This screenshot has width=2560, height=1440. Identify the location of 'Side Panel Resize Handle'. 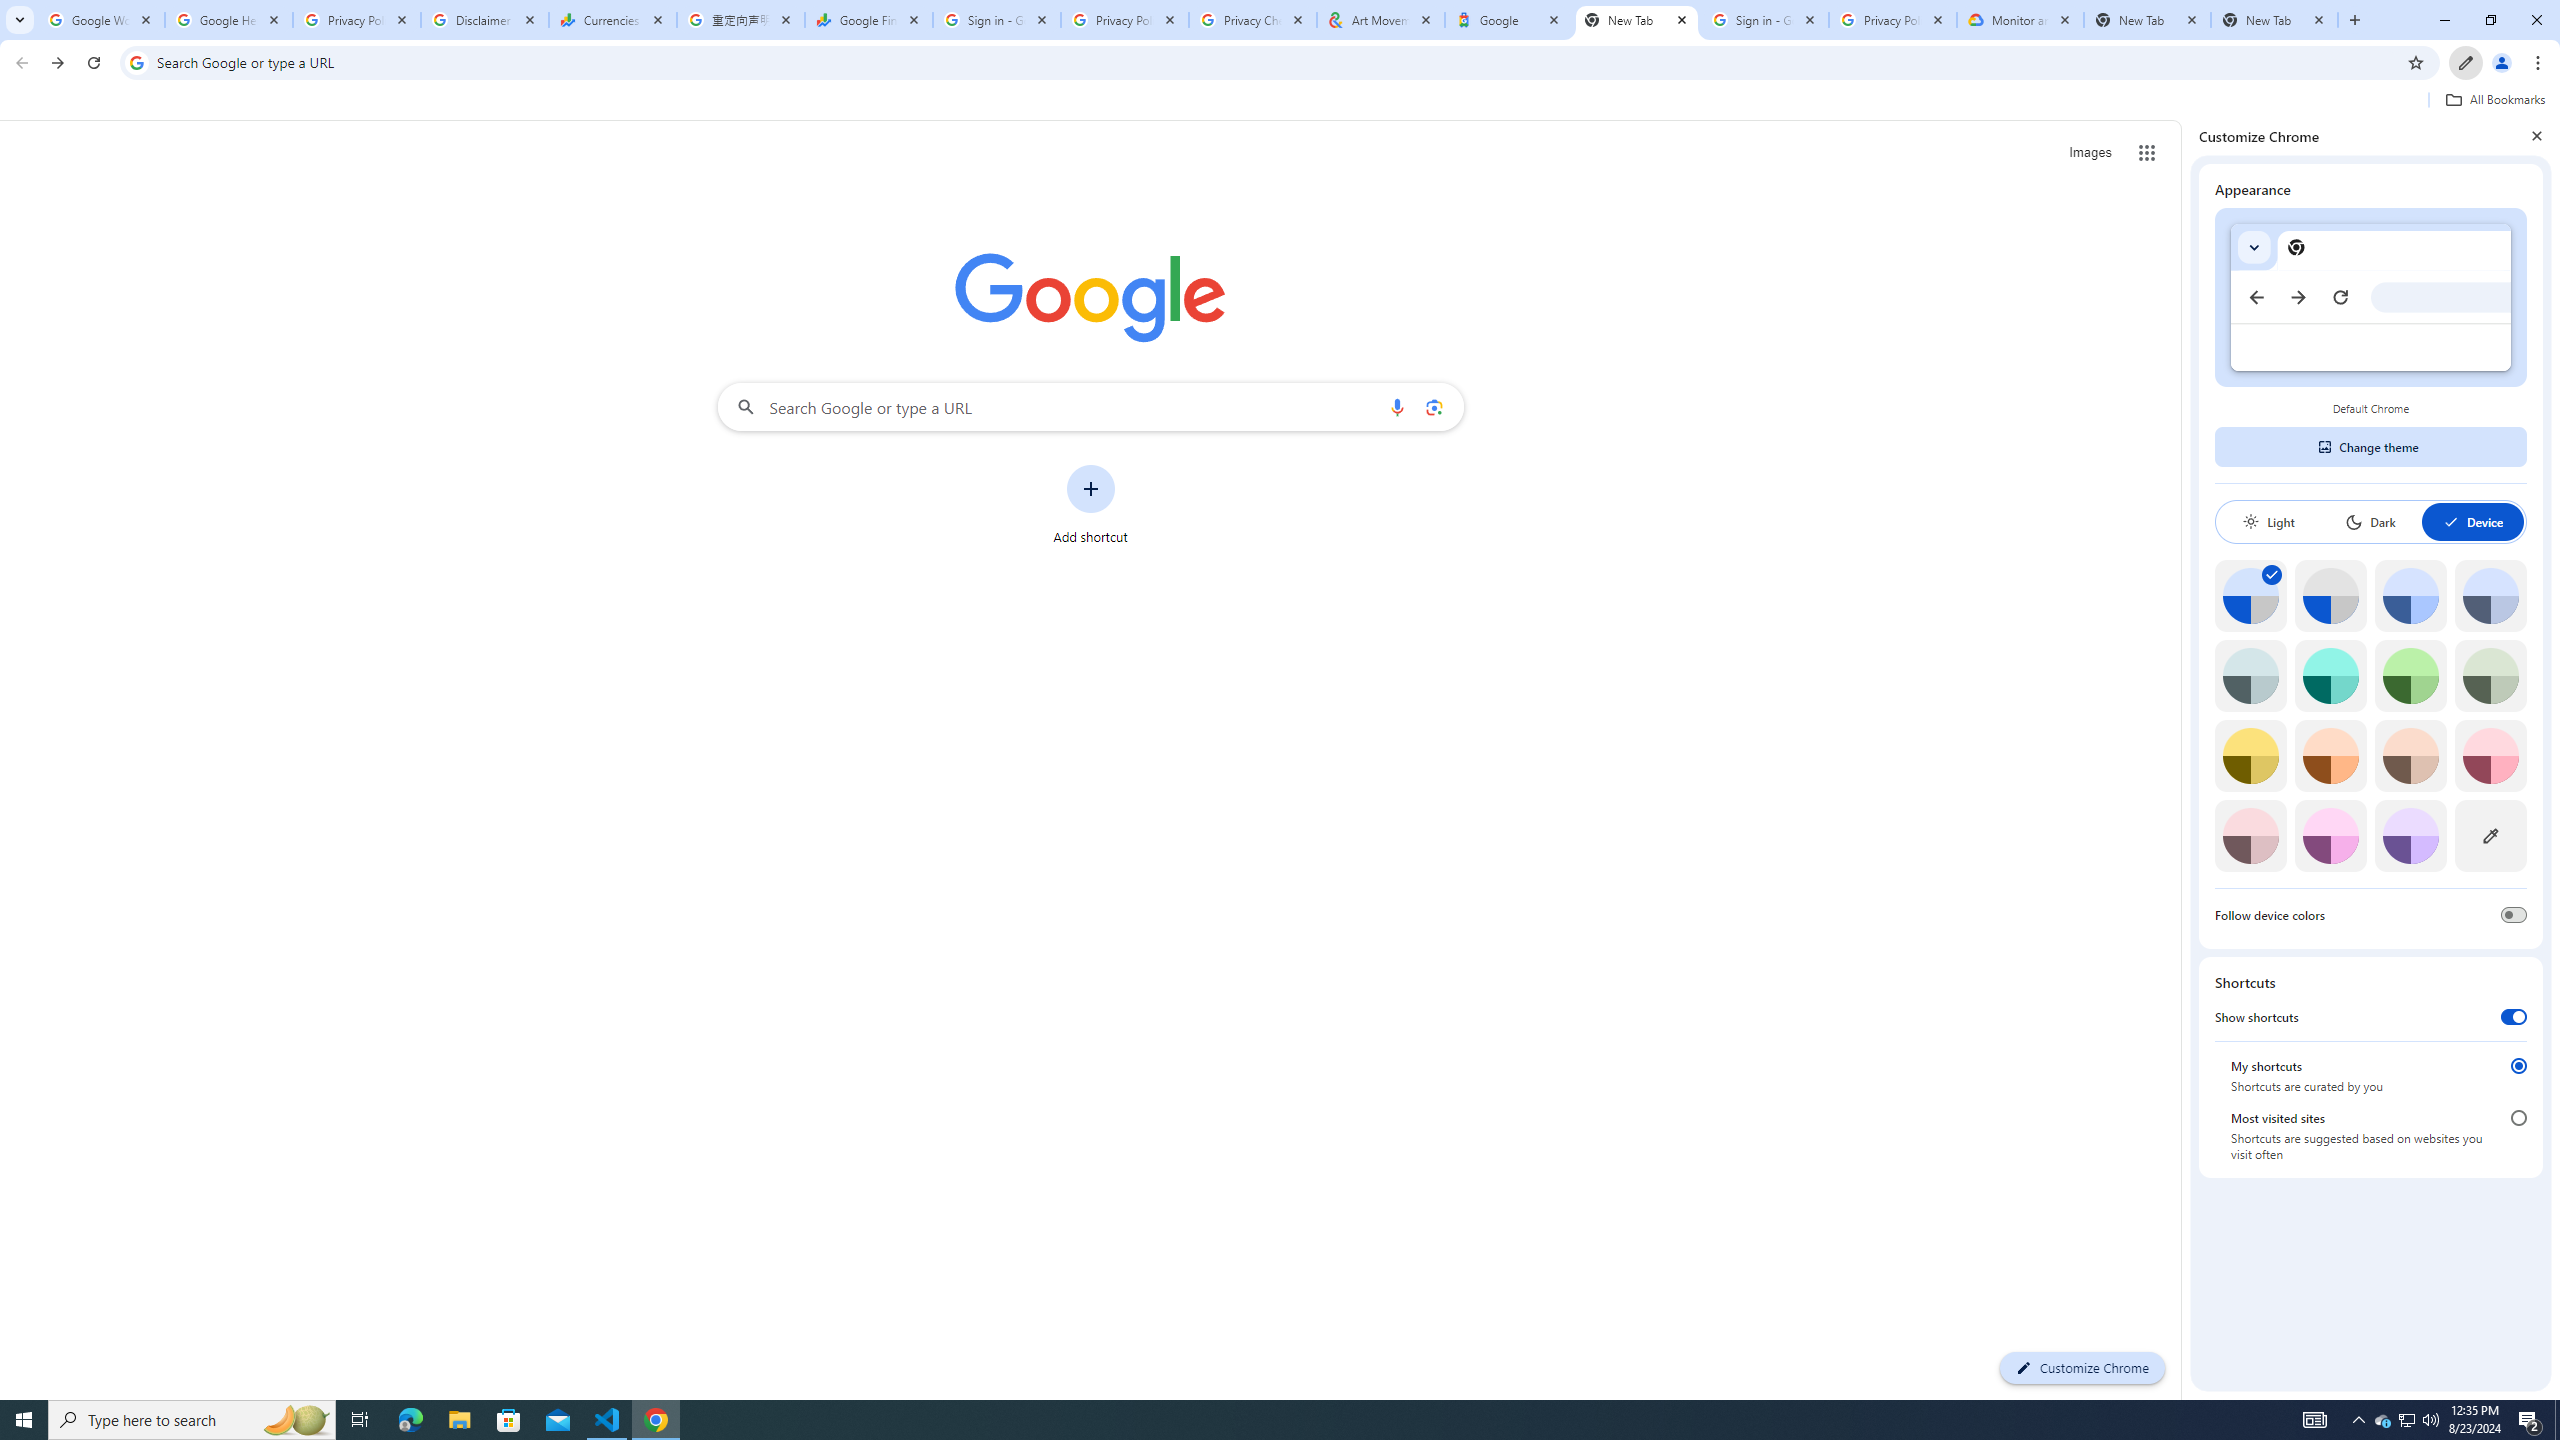
(2185, 758).